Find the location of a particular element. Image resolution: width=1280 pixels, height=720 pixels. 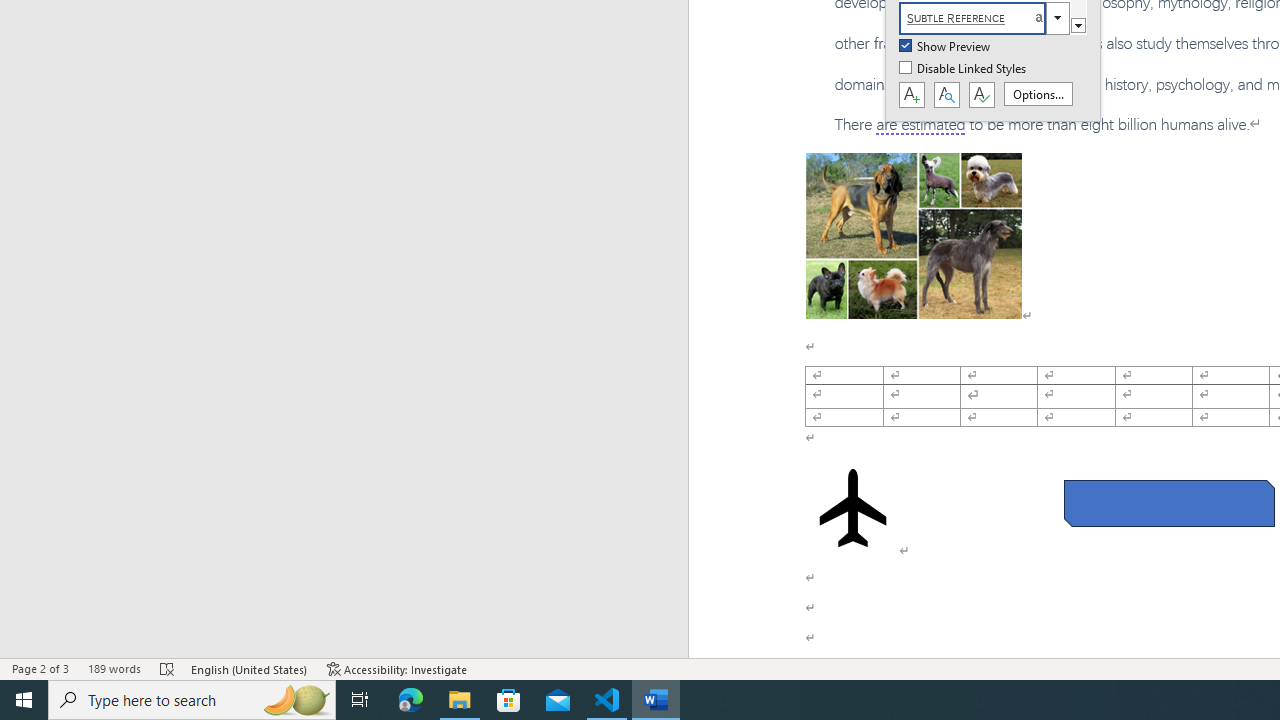

'Language English (United States)' is located at coordinates (249, 669).